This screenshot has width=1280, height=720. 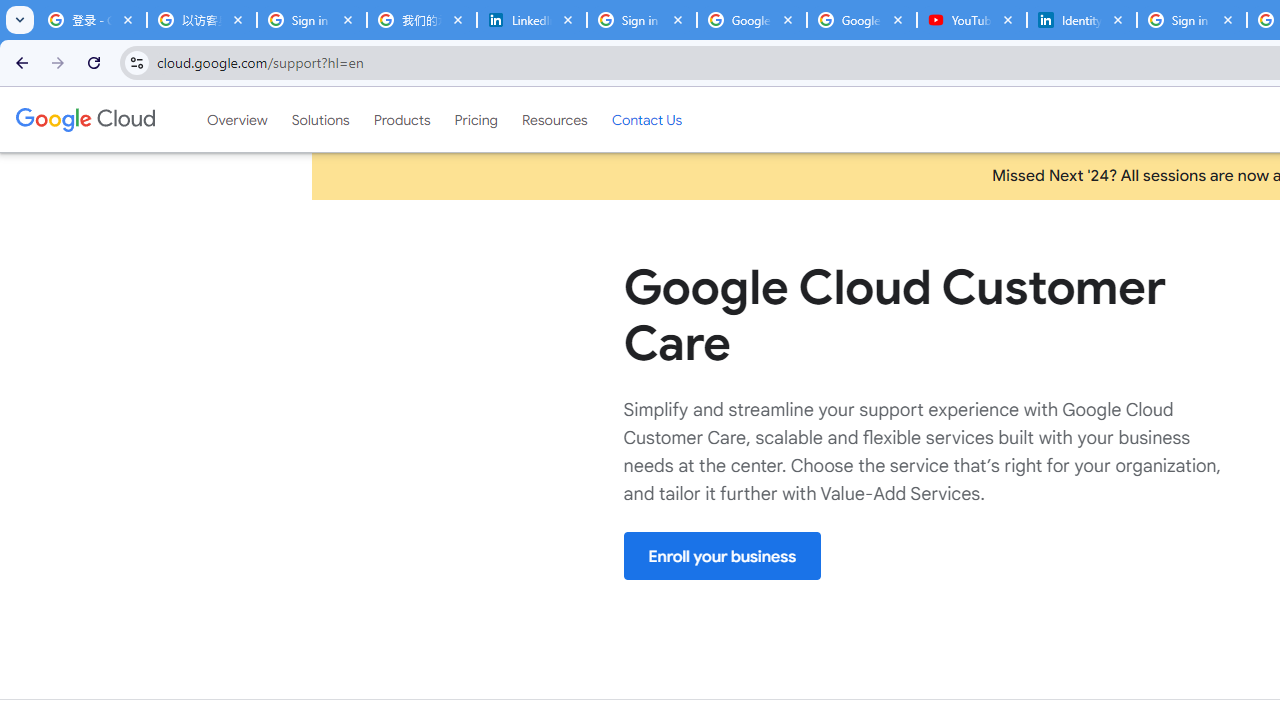 What do you see at coordinates (84, 119) in the screenshot?
I see `'Google Cloud'` at bounding box center [84, 119].